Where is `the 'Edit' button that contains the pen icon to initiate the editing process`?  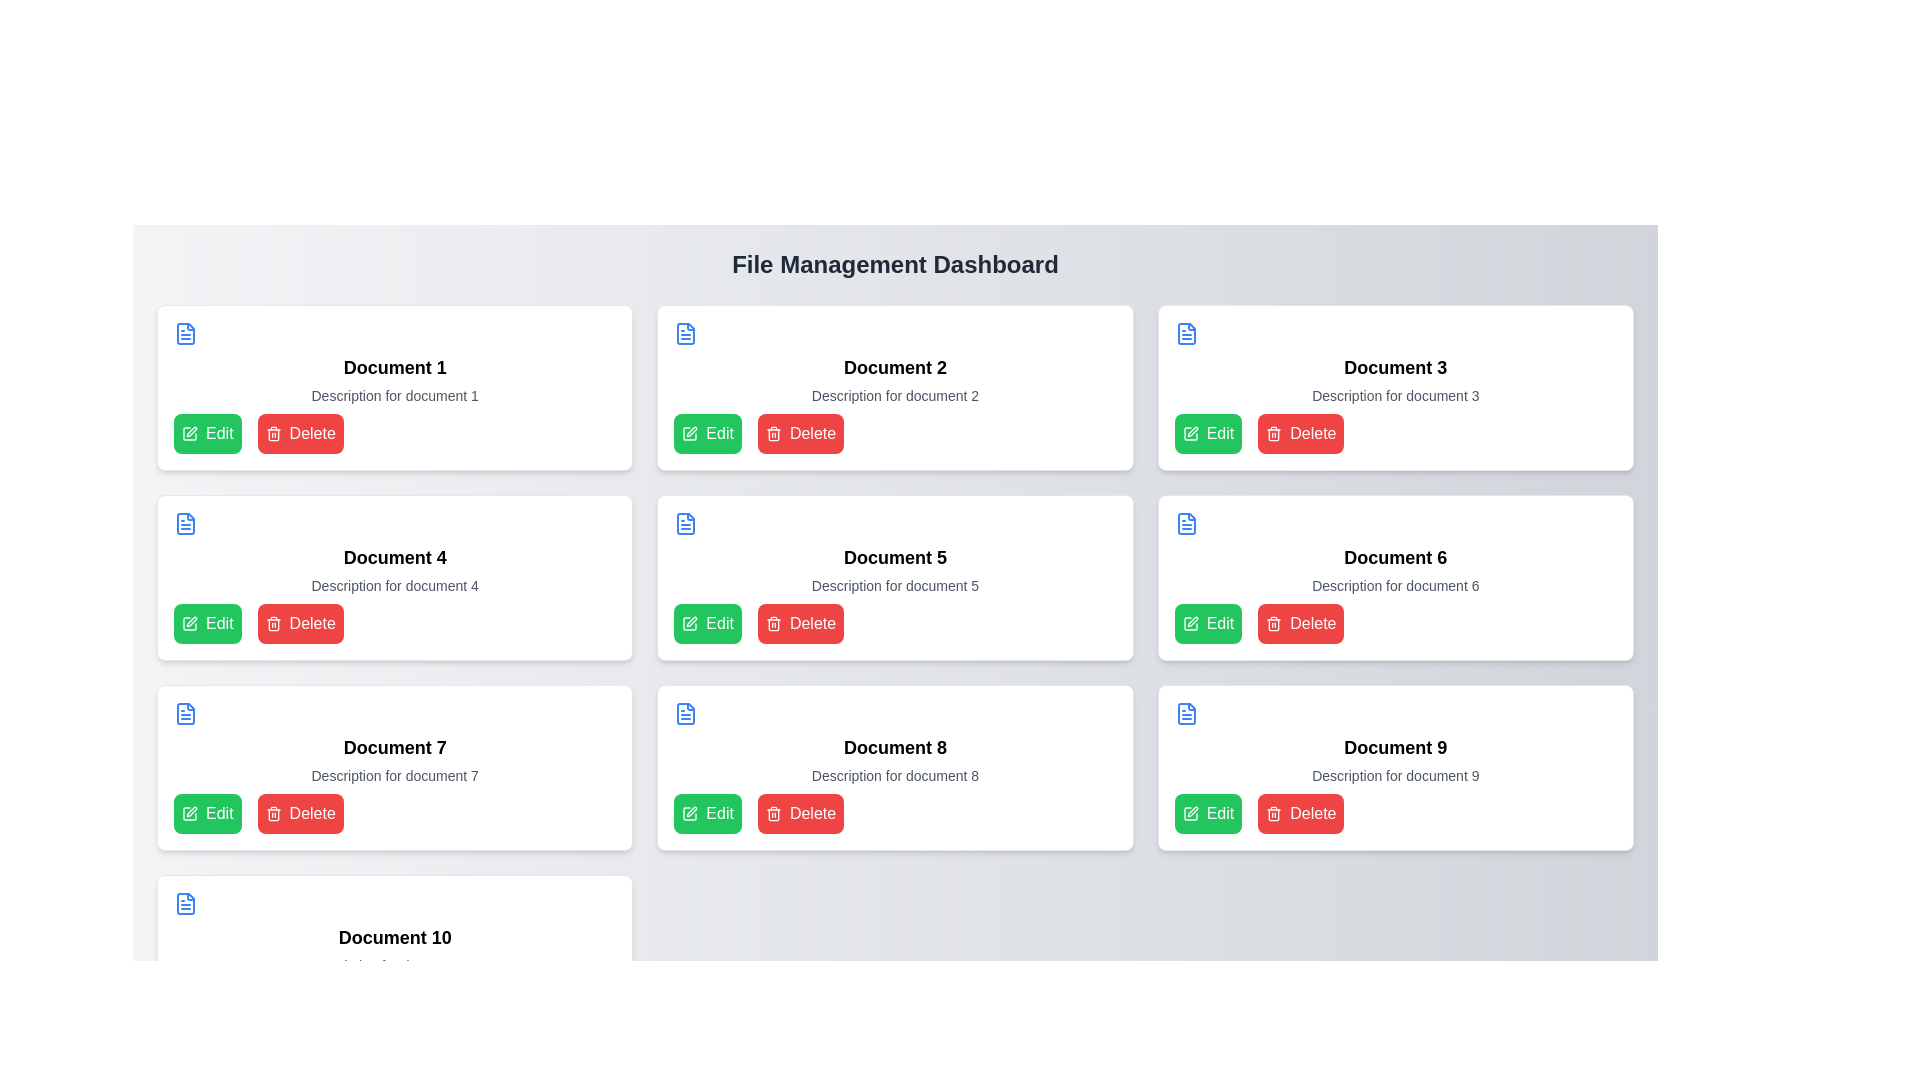
the 'Edit' button that contains the pen icon to initiate the editing process is located at coordinates (691, 812).